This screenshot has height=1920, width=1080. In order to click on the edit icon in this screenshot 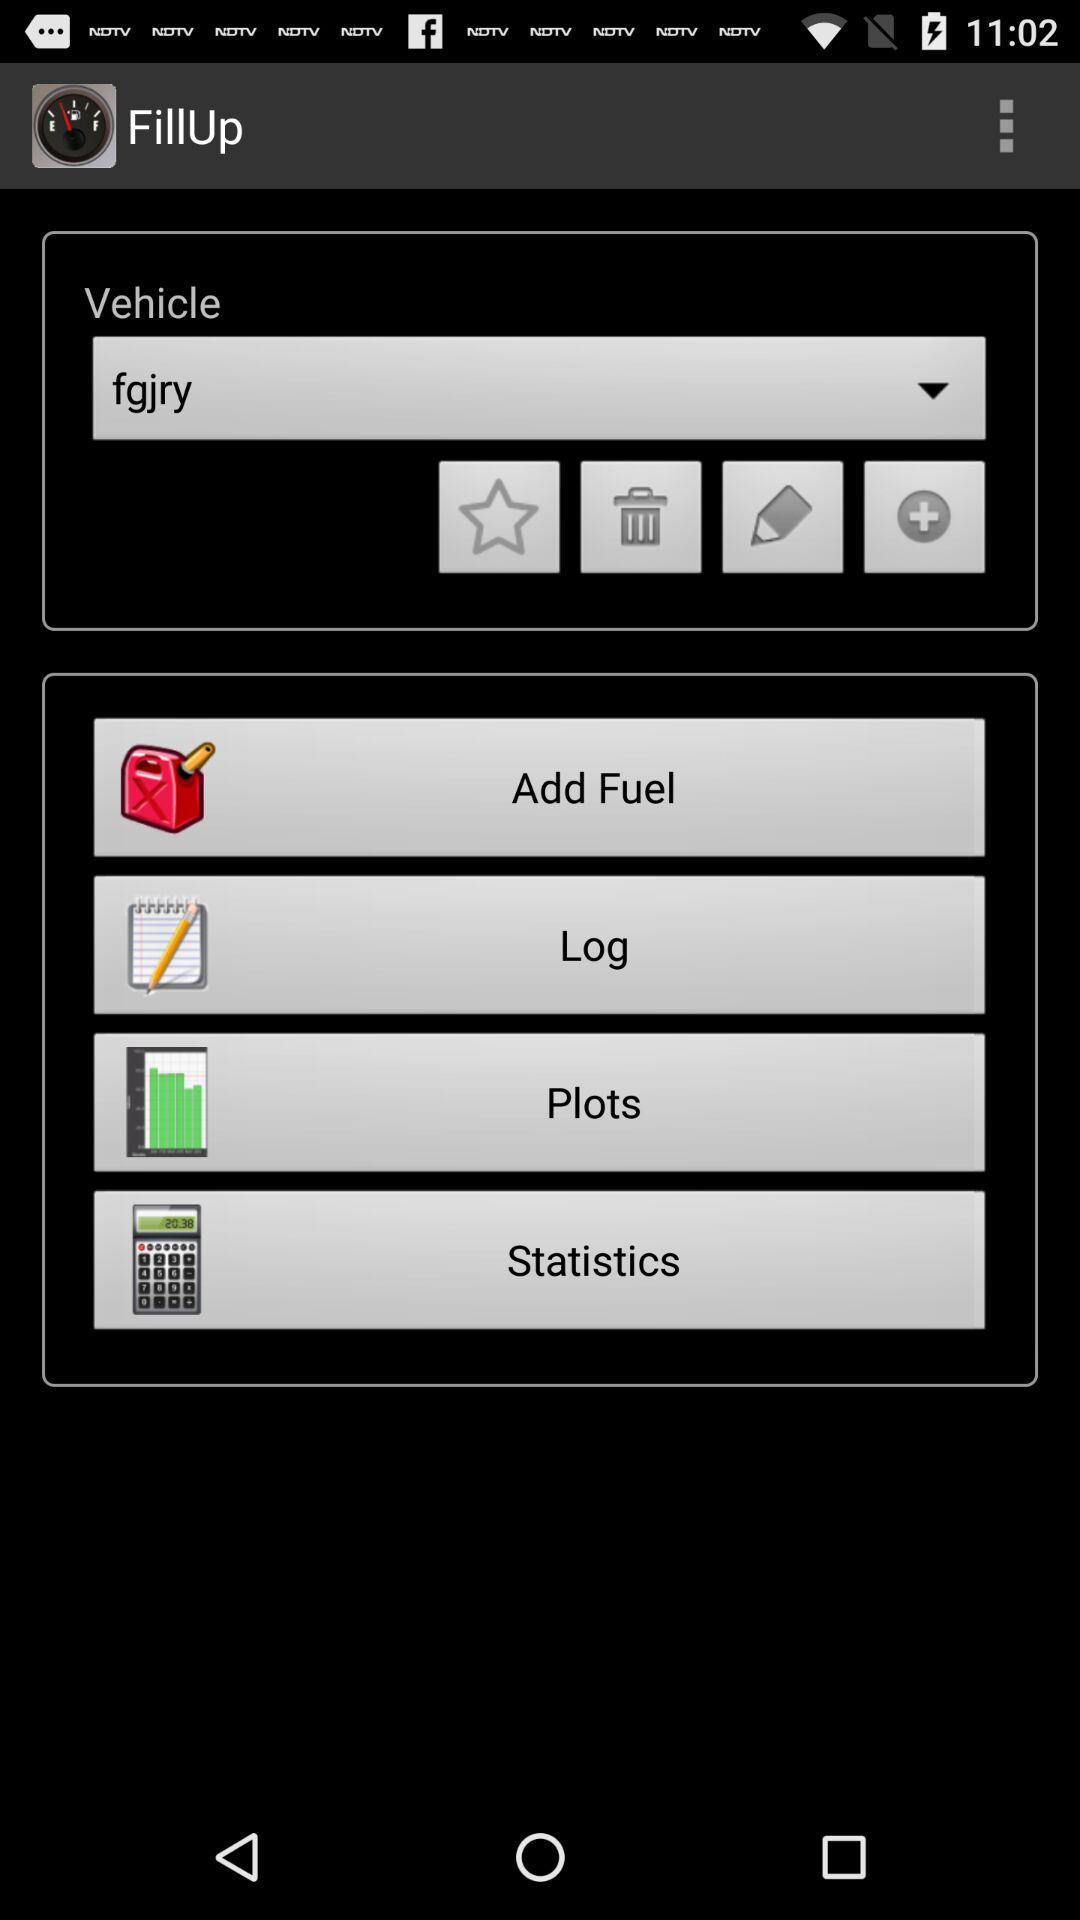, I will do `click(782, 559)`.